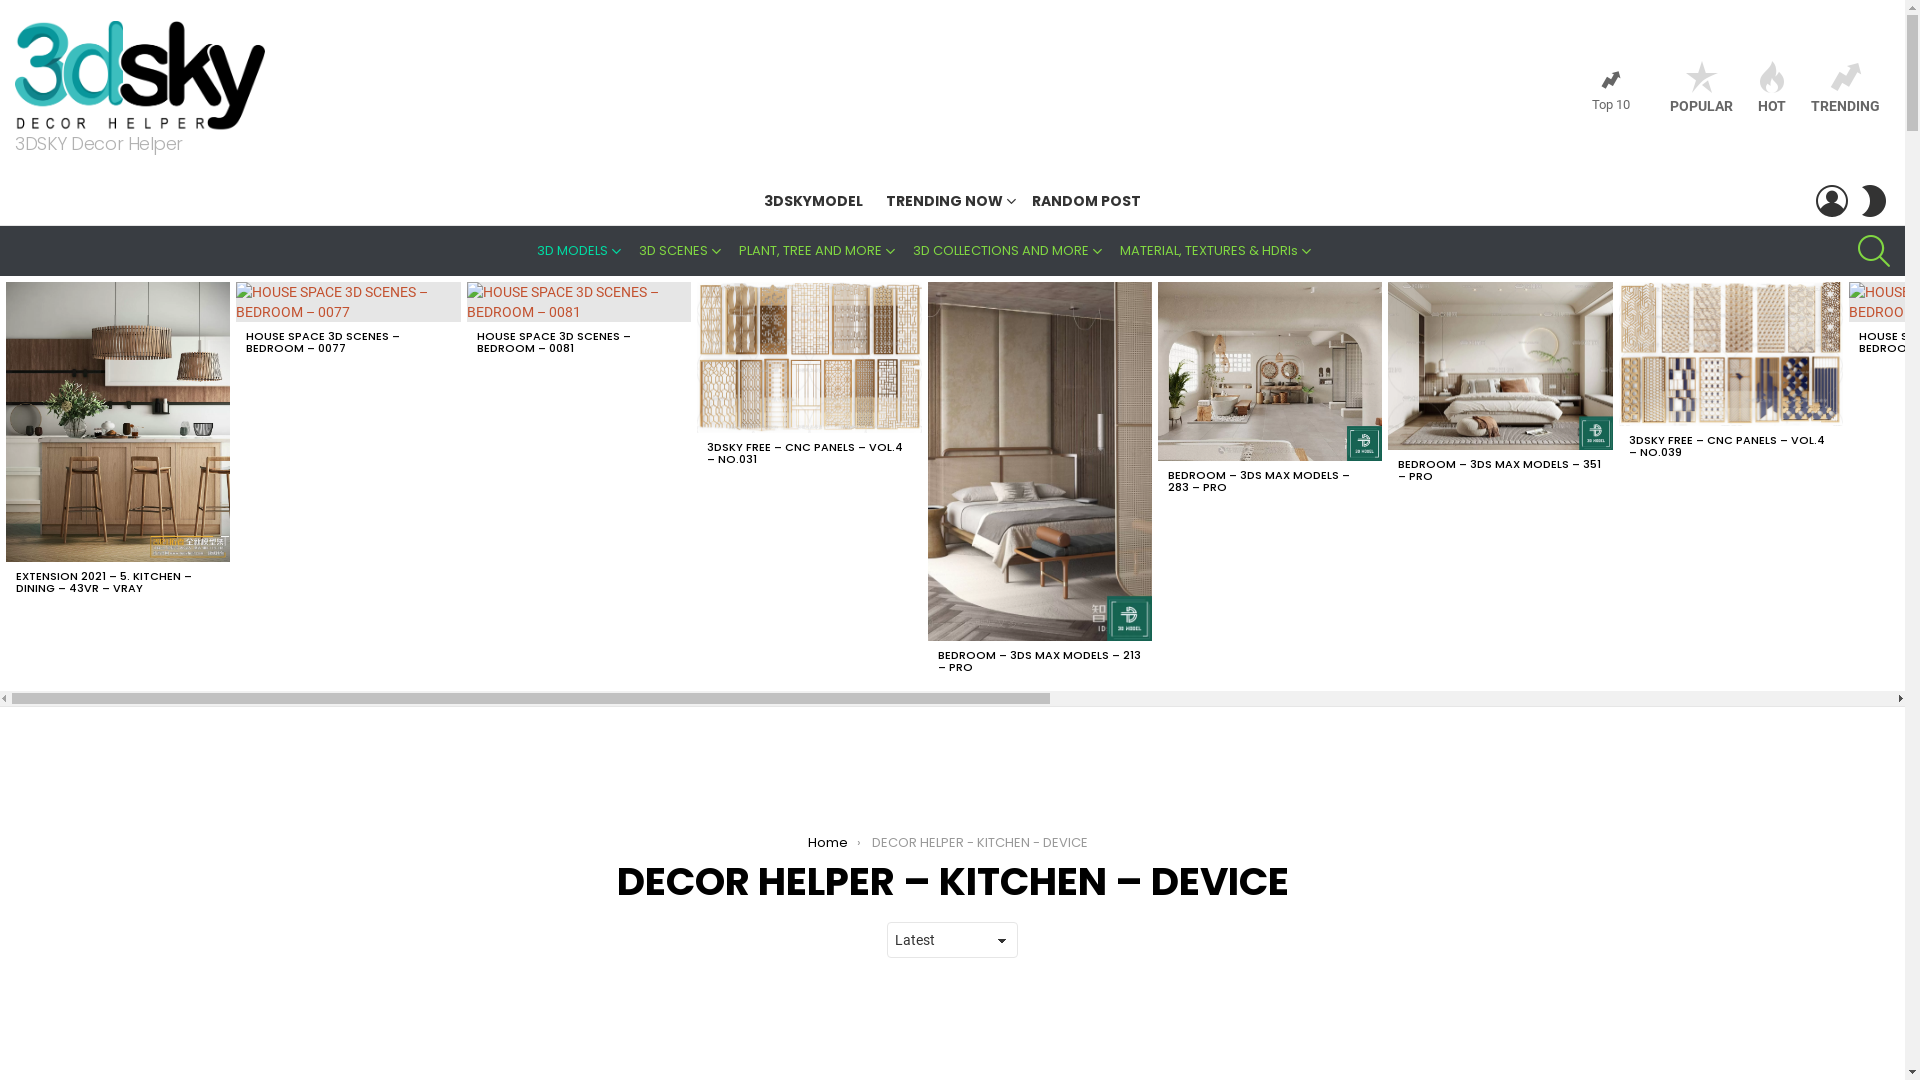 This screenshot has width=1920, height=1080. Describe the element at coordinates (1771, 87) in the screenshot. I see `'HOT'` at that location.